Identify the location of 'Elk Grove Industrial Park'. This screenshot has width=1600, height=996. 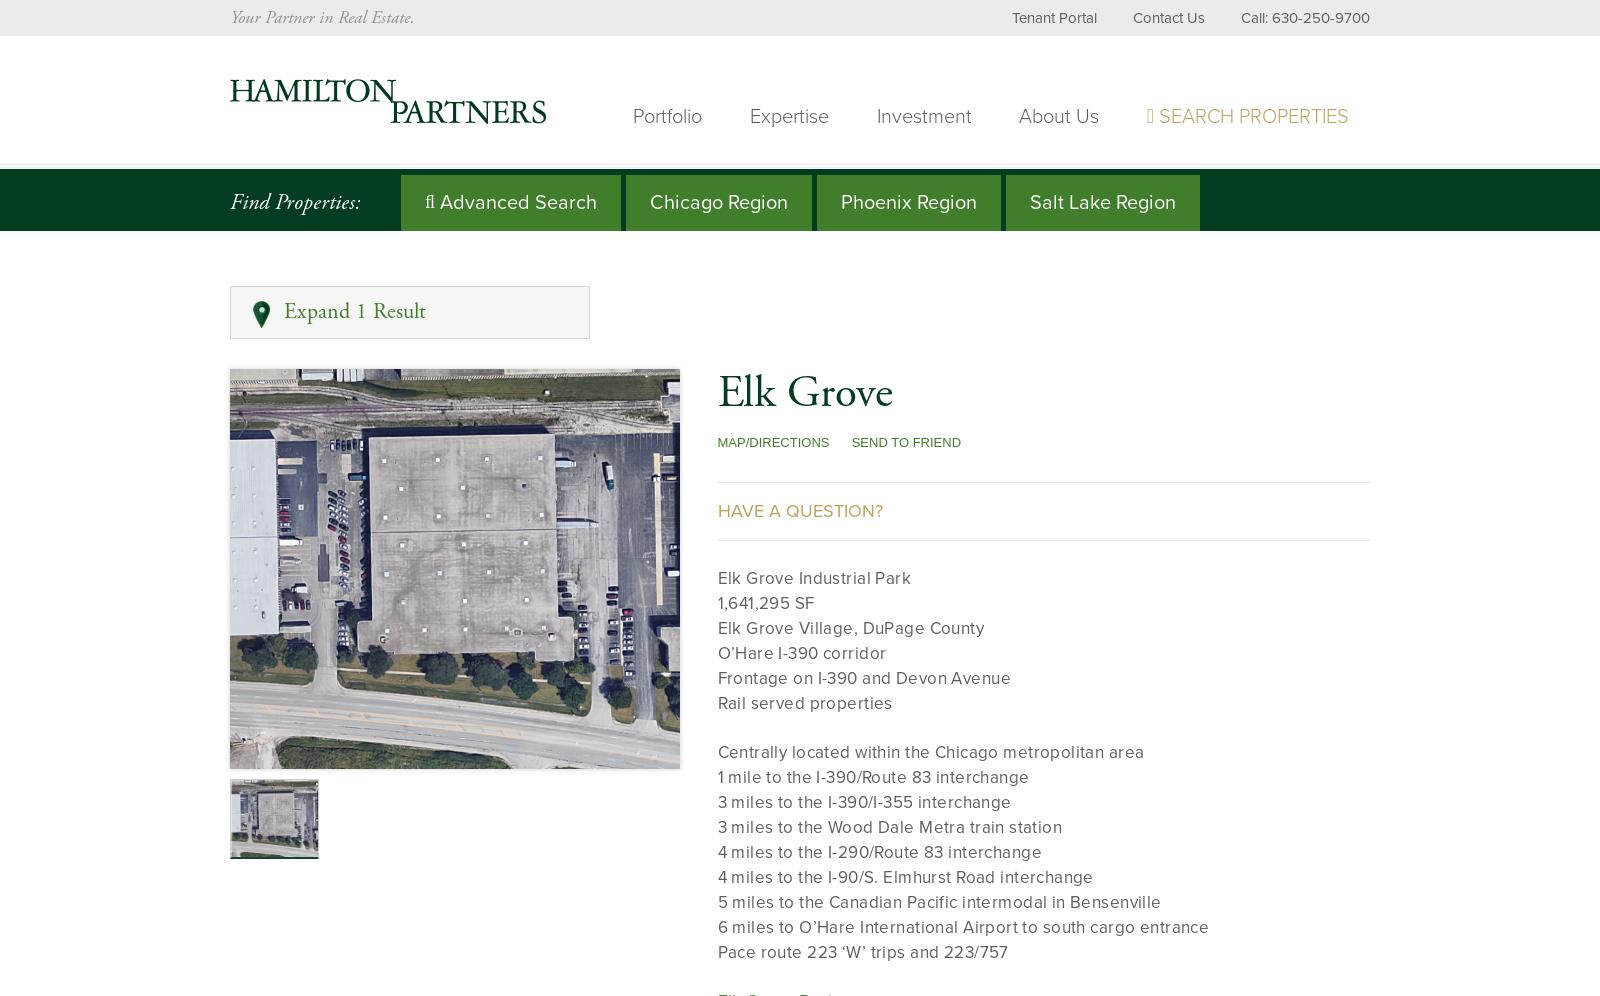
(813, 576).